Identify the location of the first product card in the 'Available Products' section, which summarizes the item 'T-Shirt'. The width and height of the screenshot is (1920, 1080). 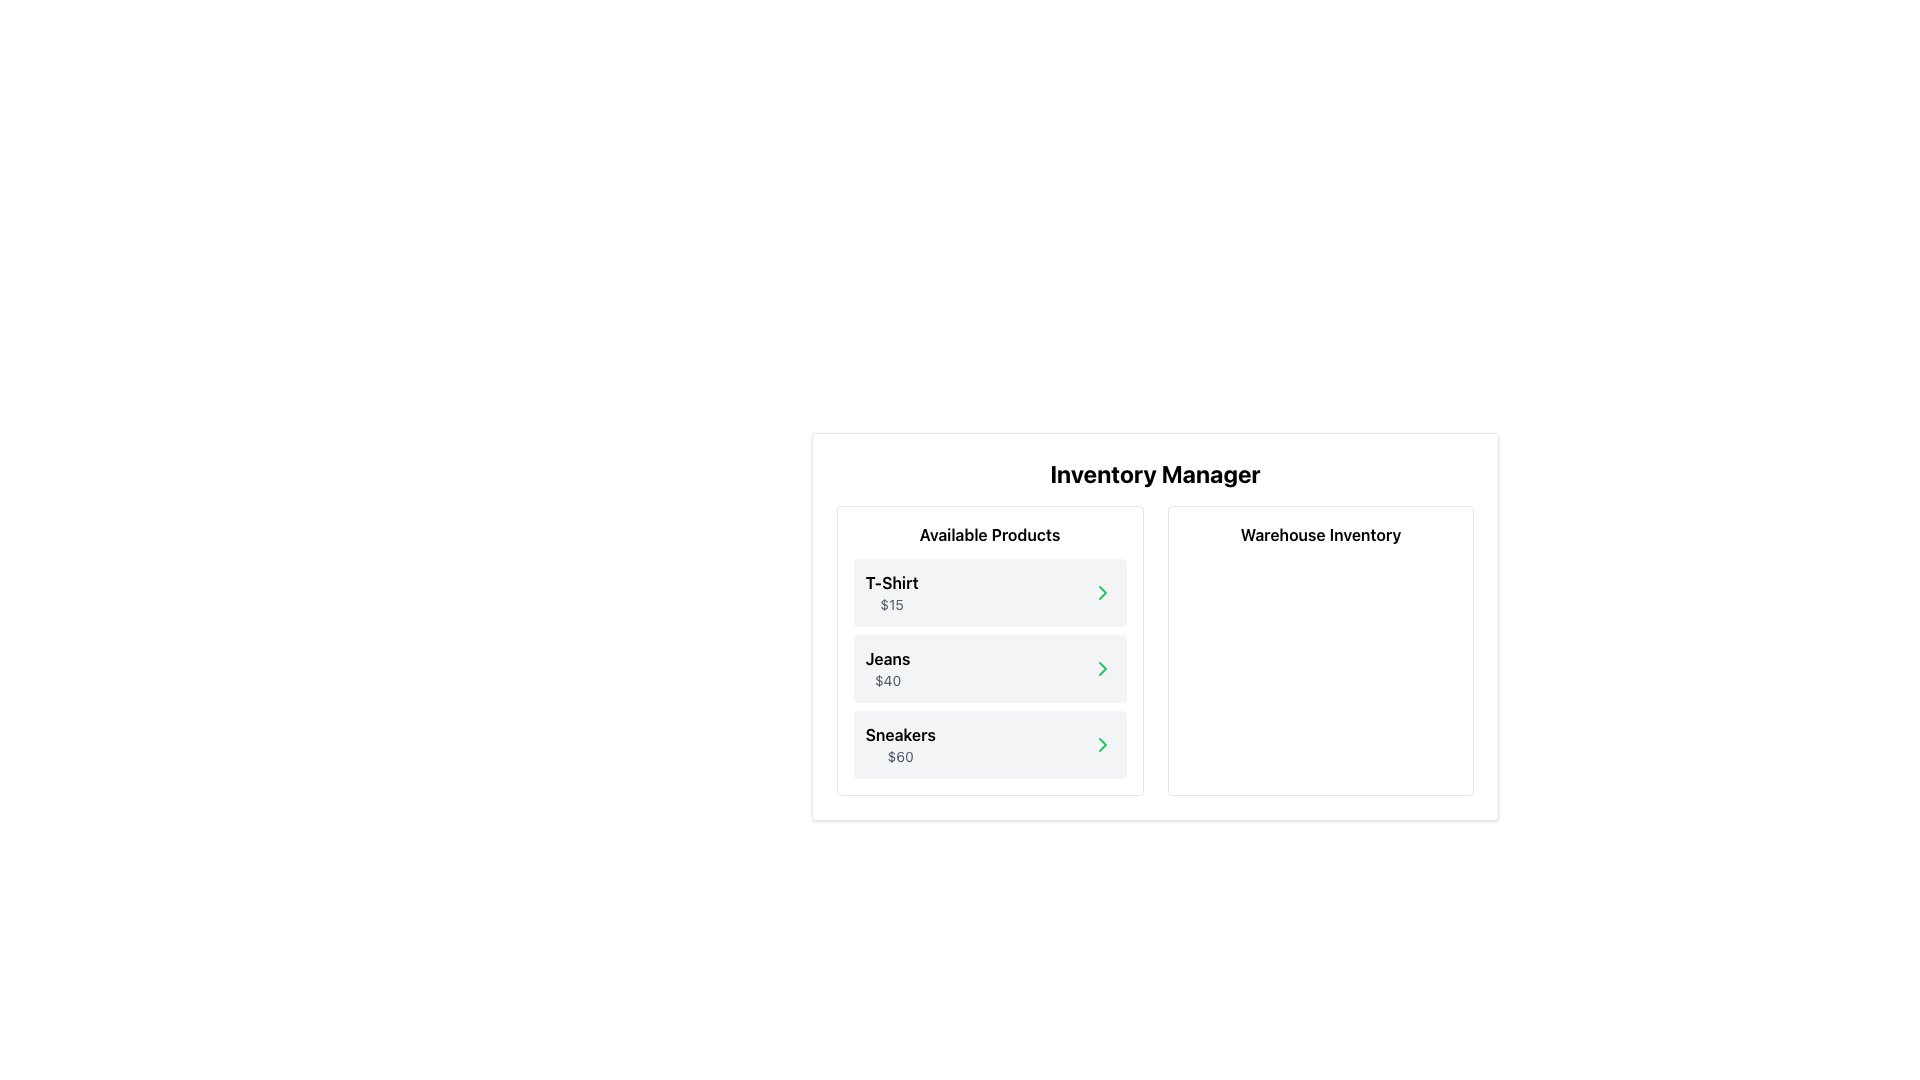
(990, 592).